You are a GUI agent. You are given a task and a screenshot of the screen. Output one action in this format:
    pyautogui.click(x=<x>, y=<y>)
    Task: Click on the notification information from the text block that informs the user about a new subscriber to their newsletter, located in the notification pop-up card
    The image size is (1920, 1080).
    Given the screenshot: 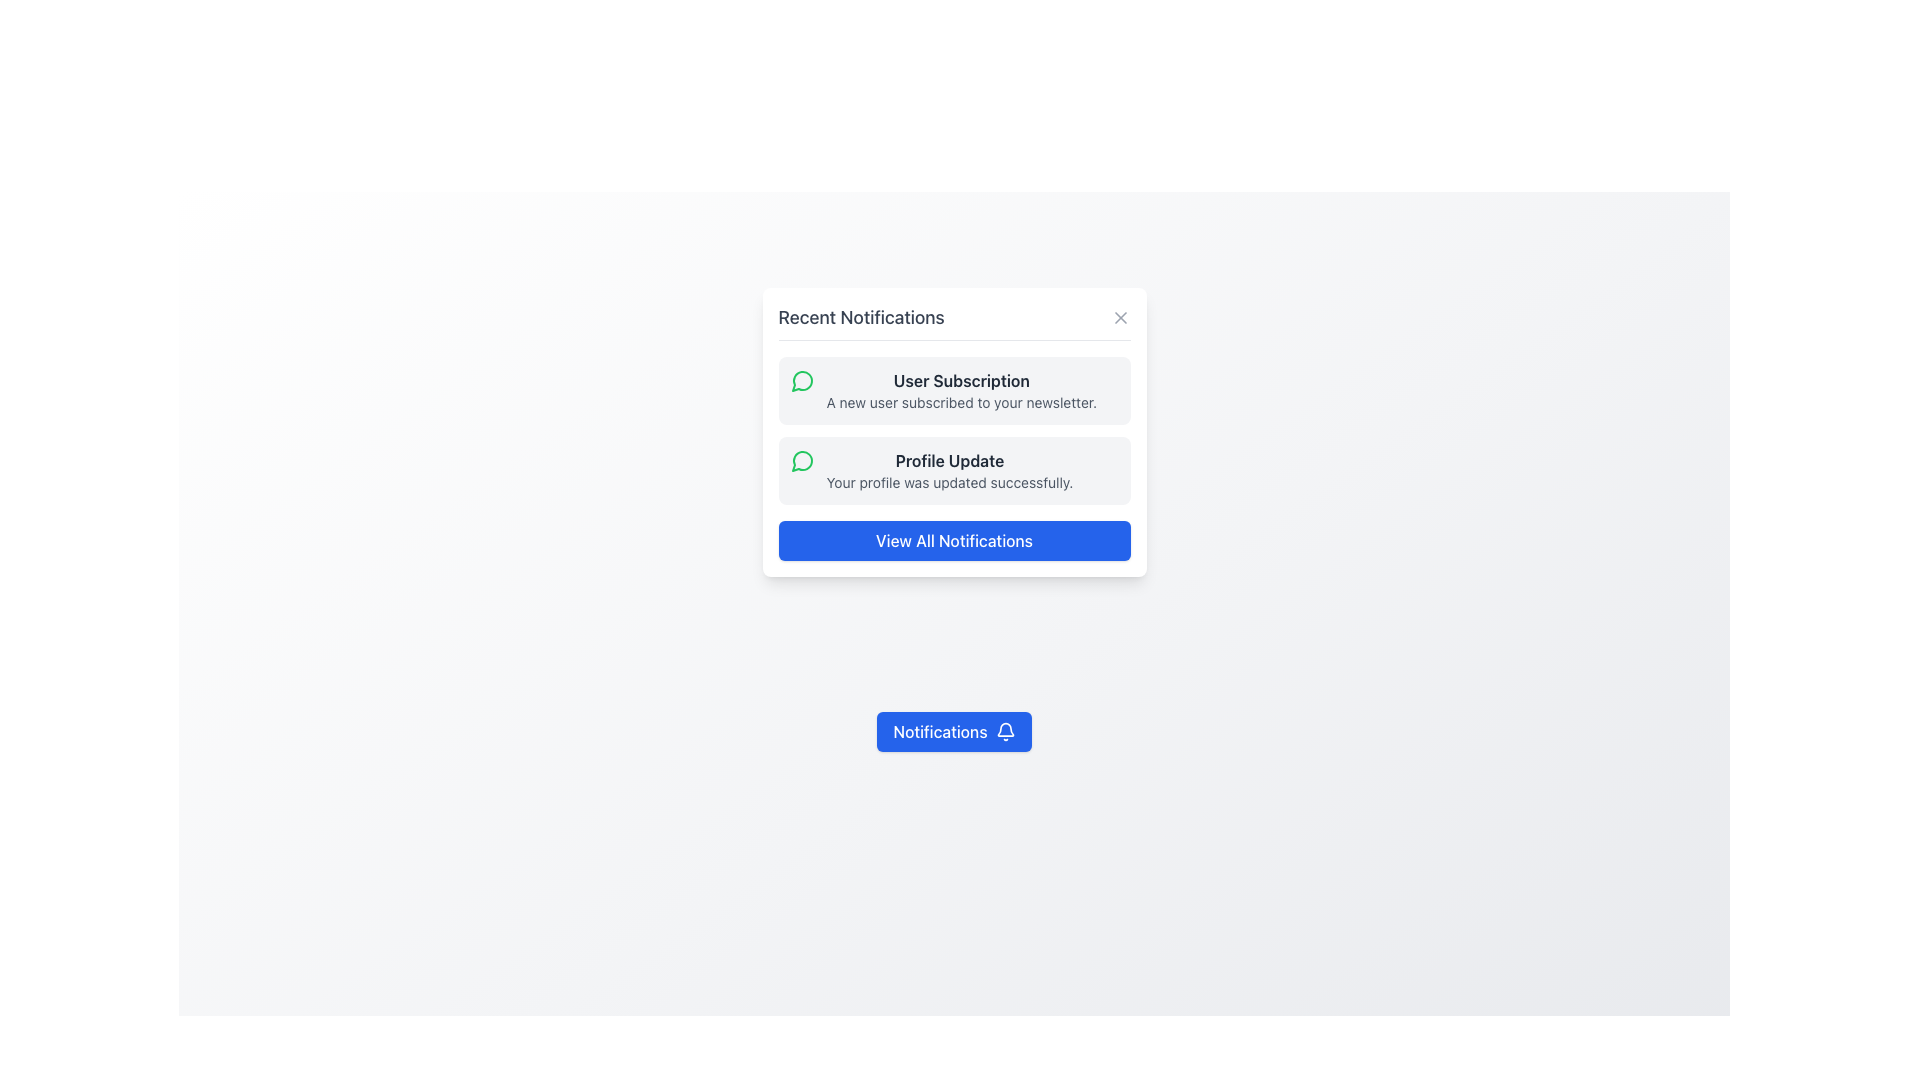 What is the action you would take?
    pyautogui.click(x=961, y=390)
    